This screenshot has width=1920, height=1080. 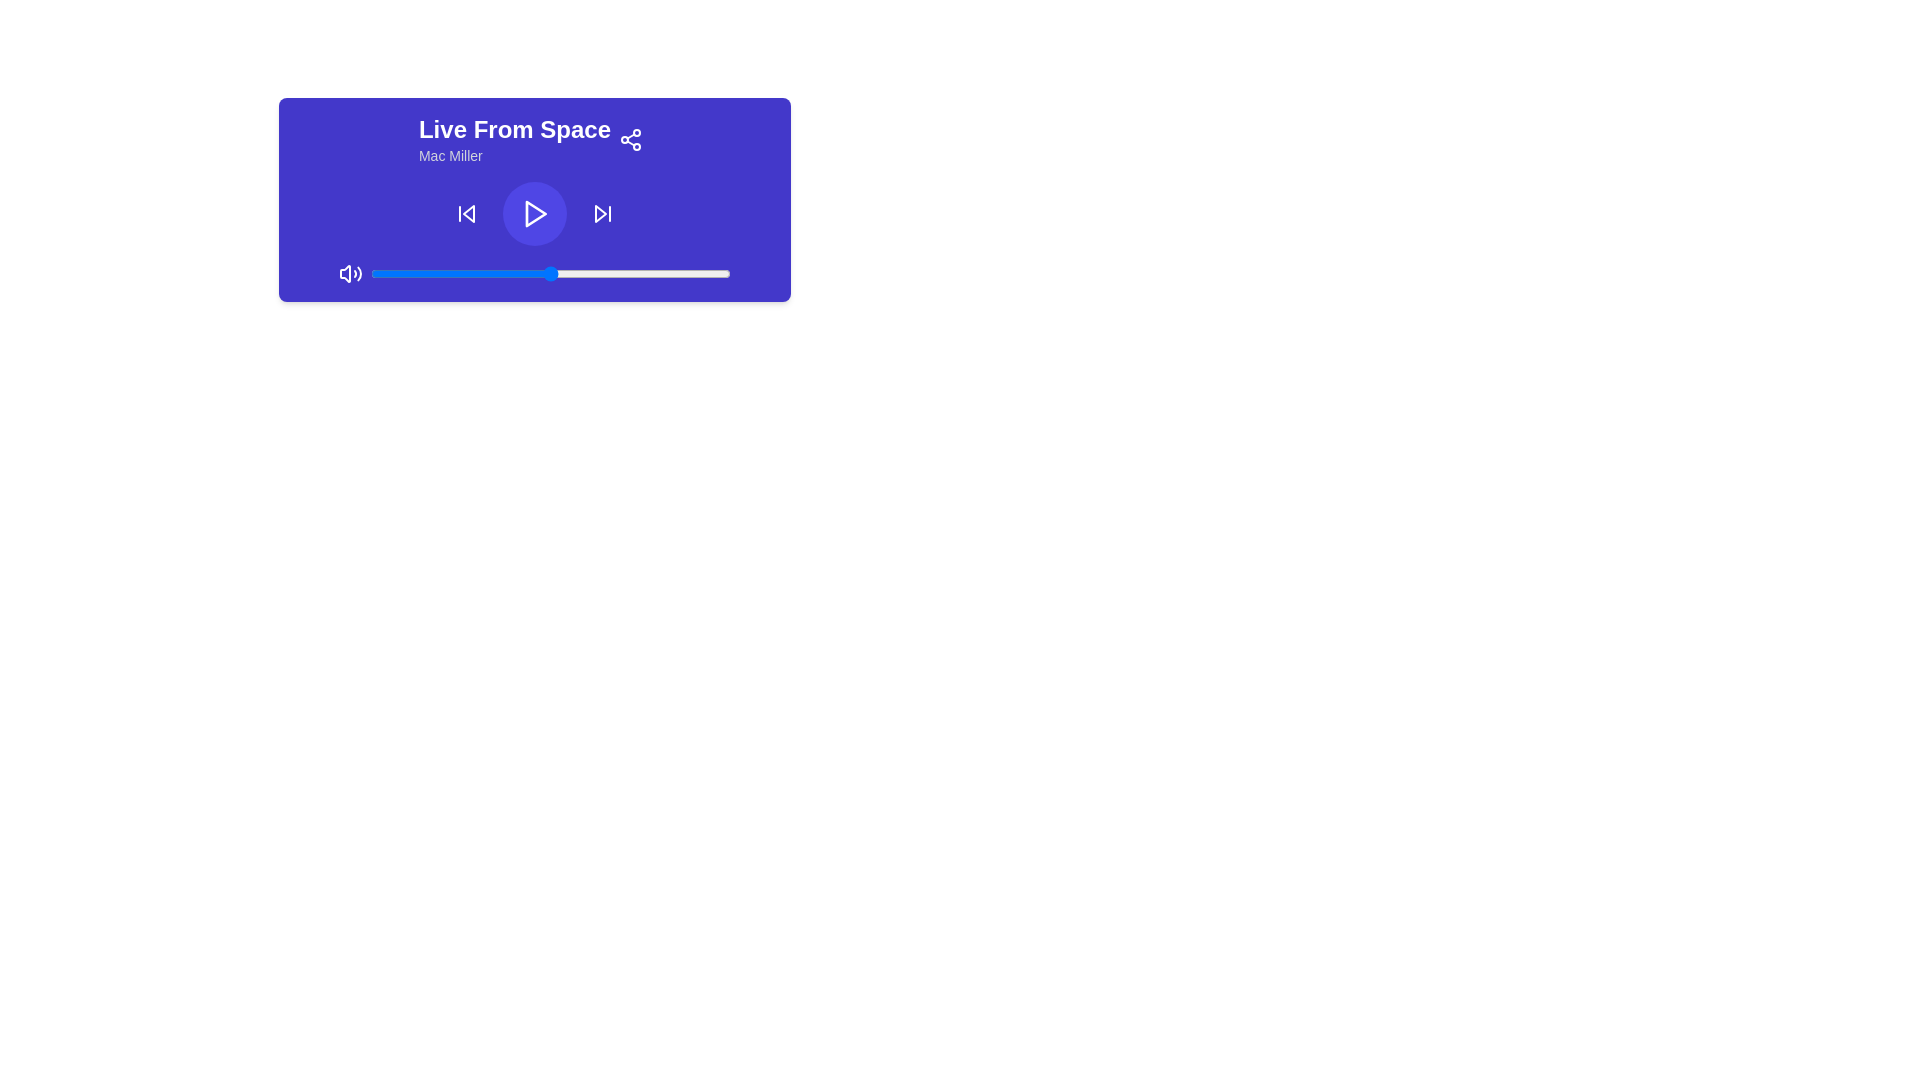 I want to click on the triangular-shaped play icon outlined in white, positioned within a circular purple background in the media control section, so click(x=534, y=213).